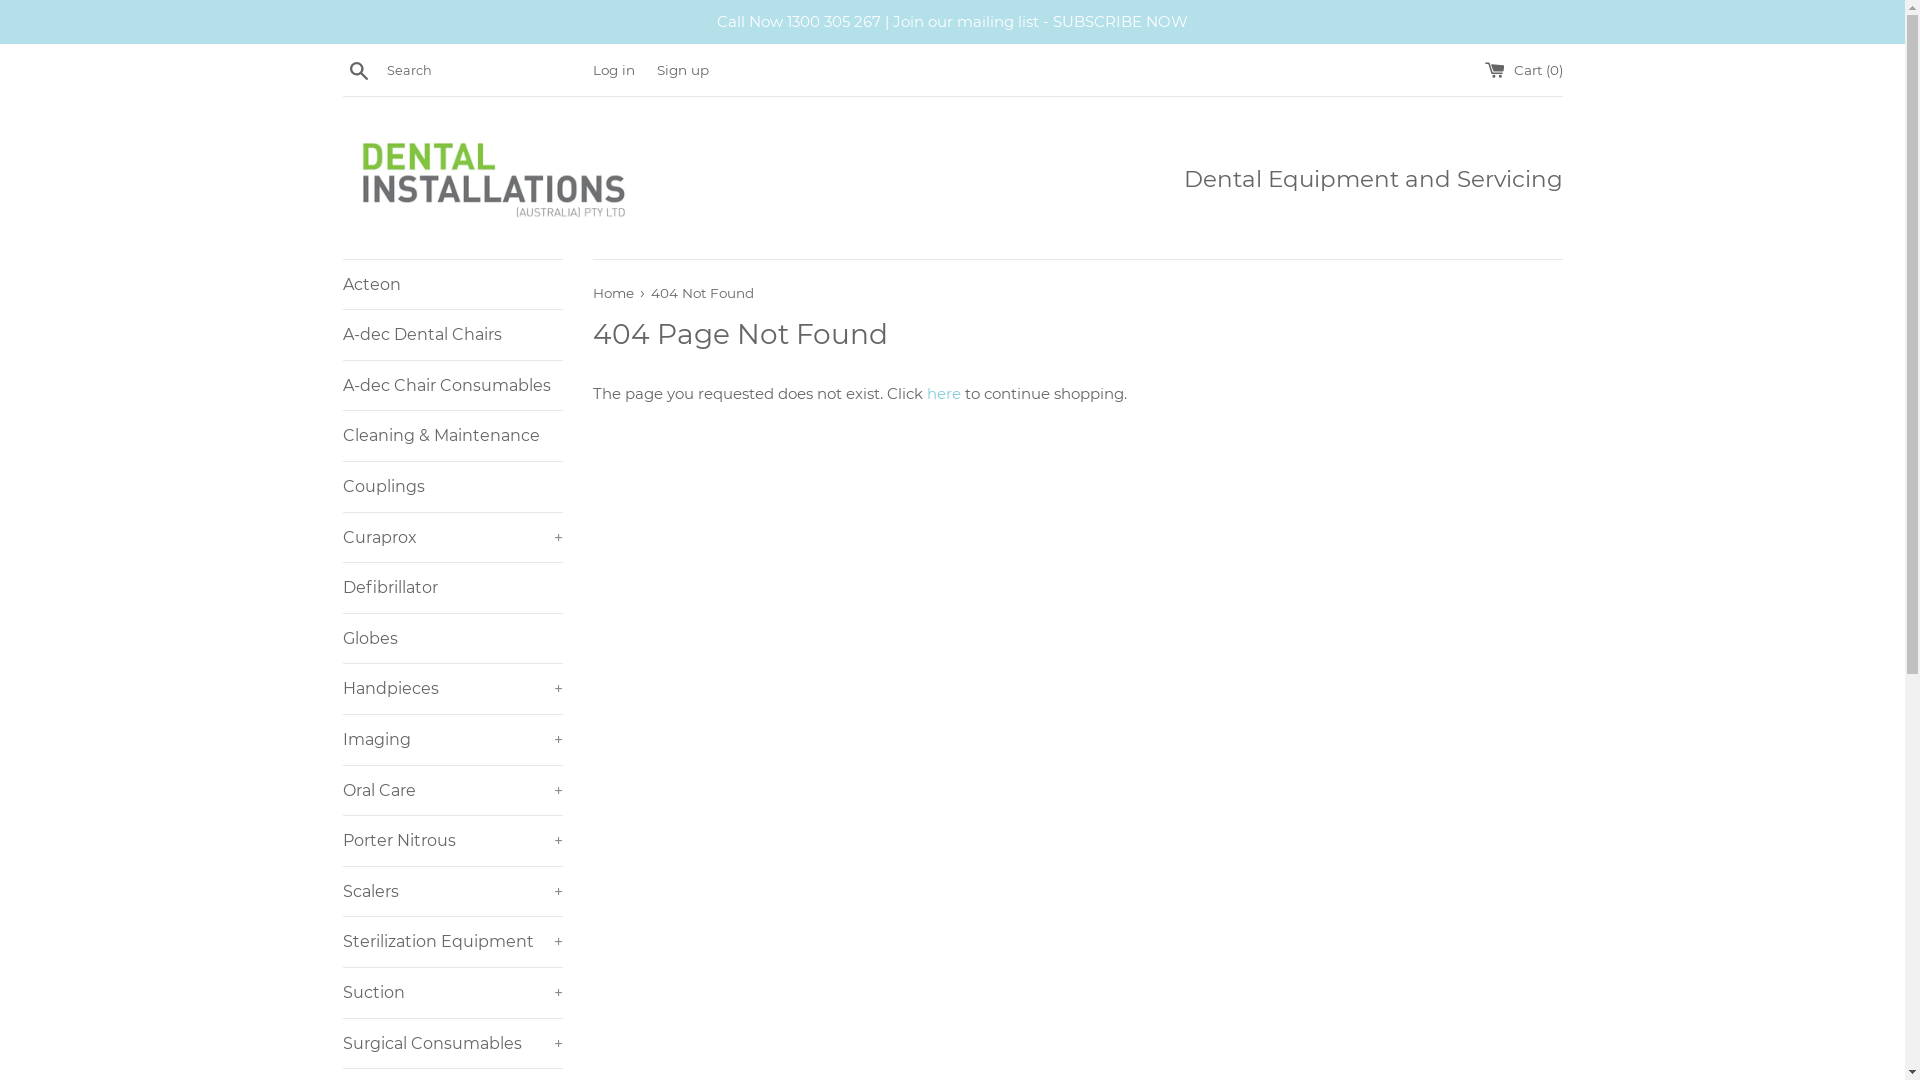 This screenshot has width=1920, height=1080. What do you see at coordinates (1521, 68) in the screenshot?
I see `'Cart (0)'` at bounding box center [1521, 68].